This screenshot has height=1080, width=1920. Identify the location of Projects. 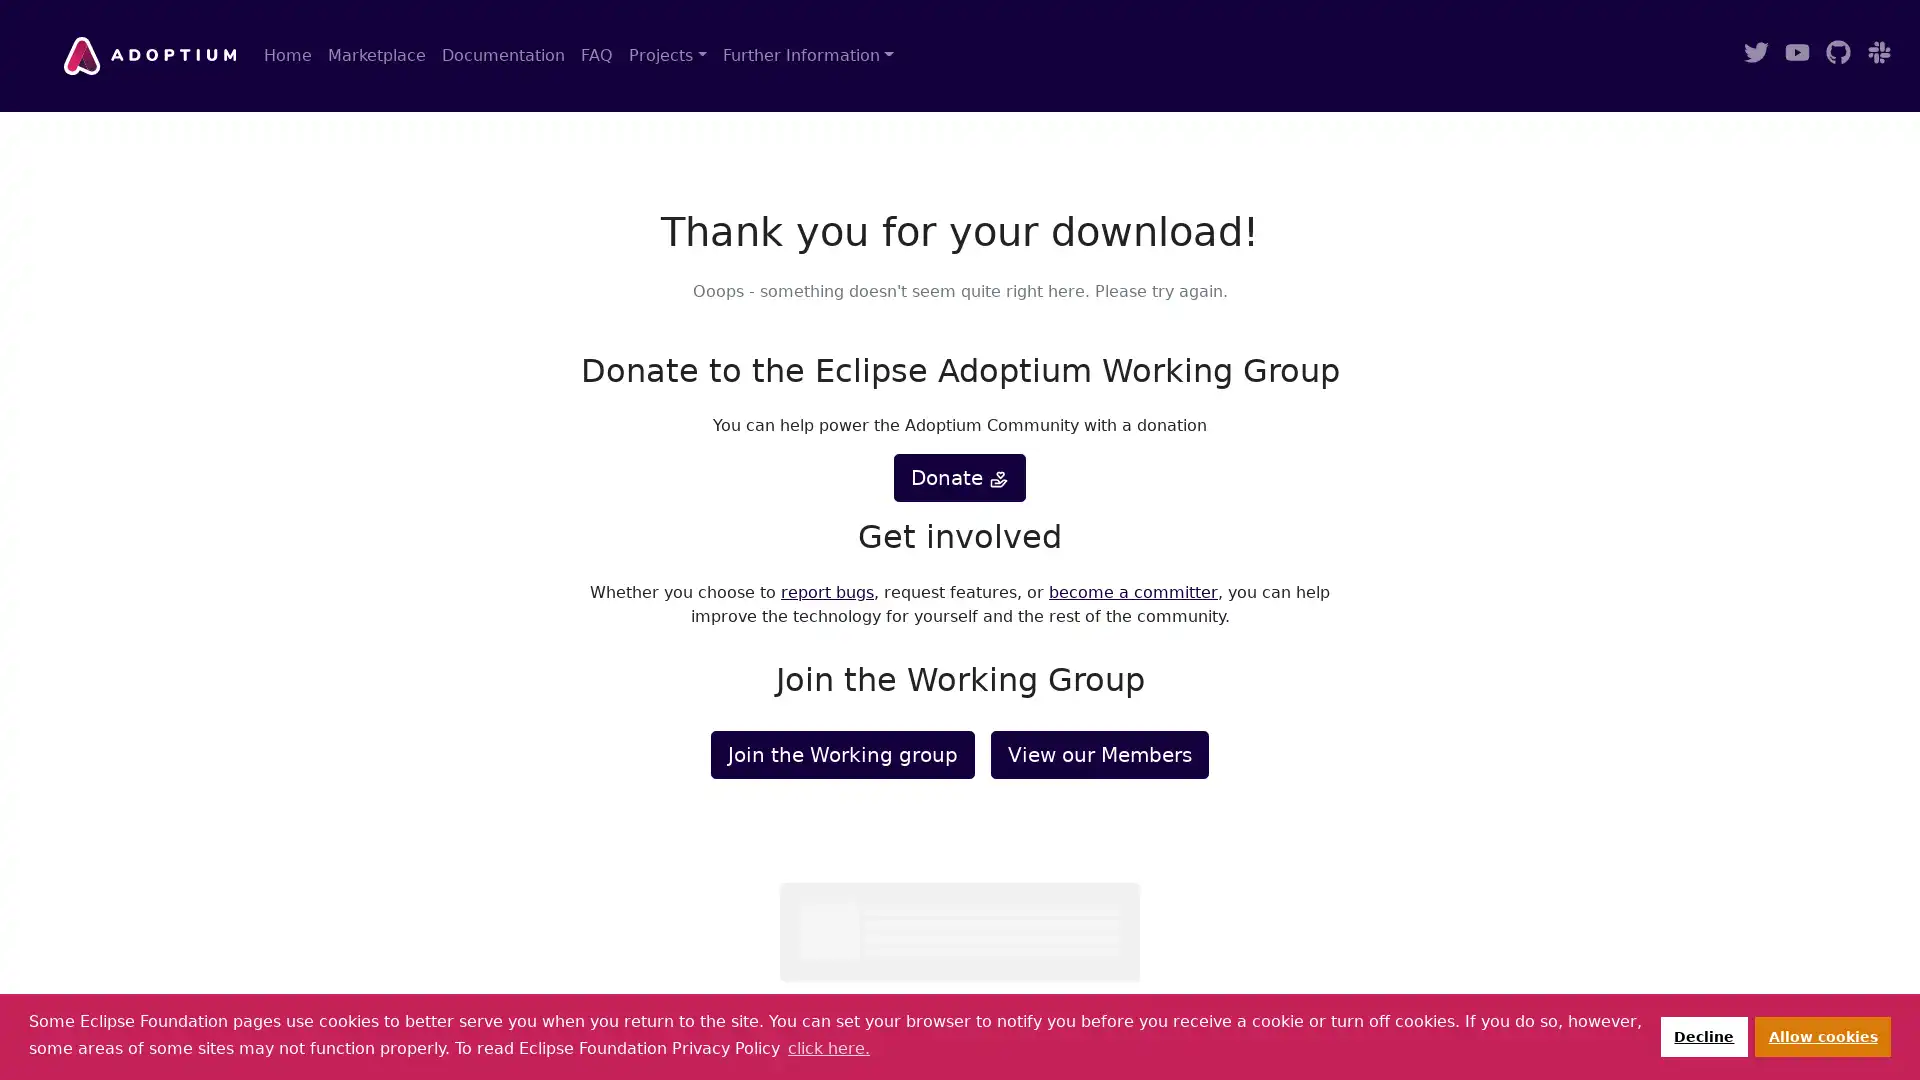
(667, 55).